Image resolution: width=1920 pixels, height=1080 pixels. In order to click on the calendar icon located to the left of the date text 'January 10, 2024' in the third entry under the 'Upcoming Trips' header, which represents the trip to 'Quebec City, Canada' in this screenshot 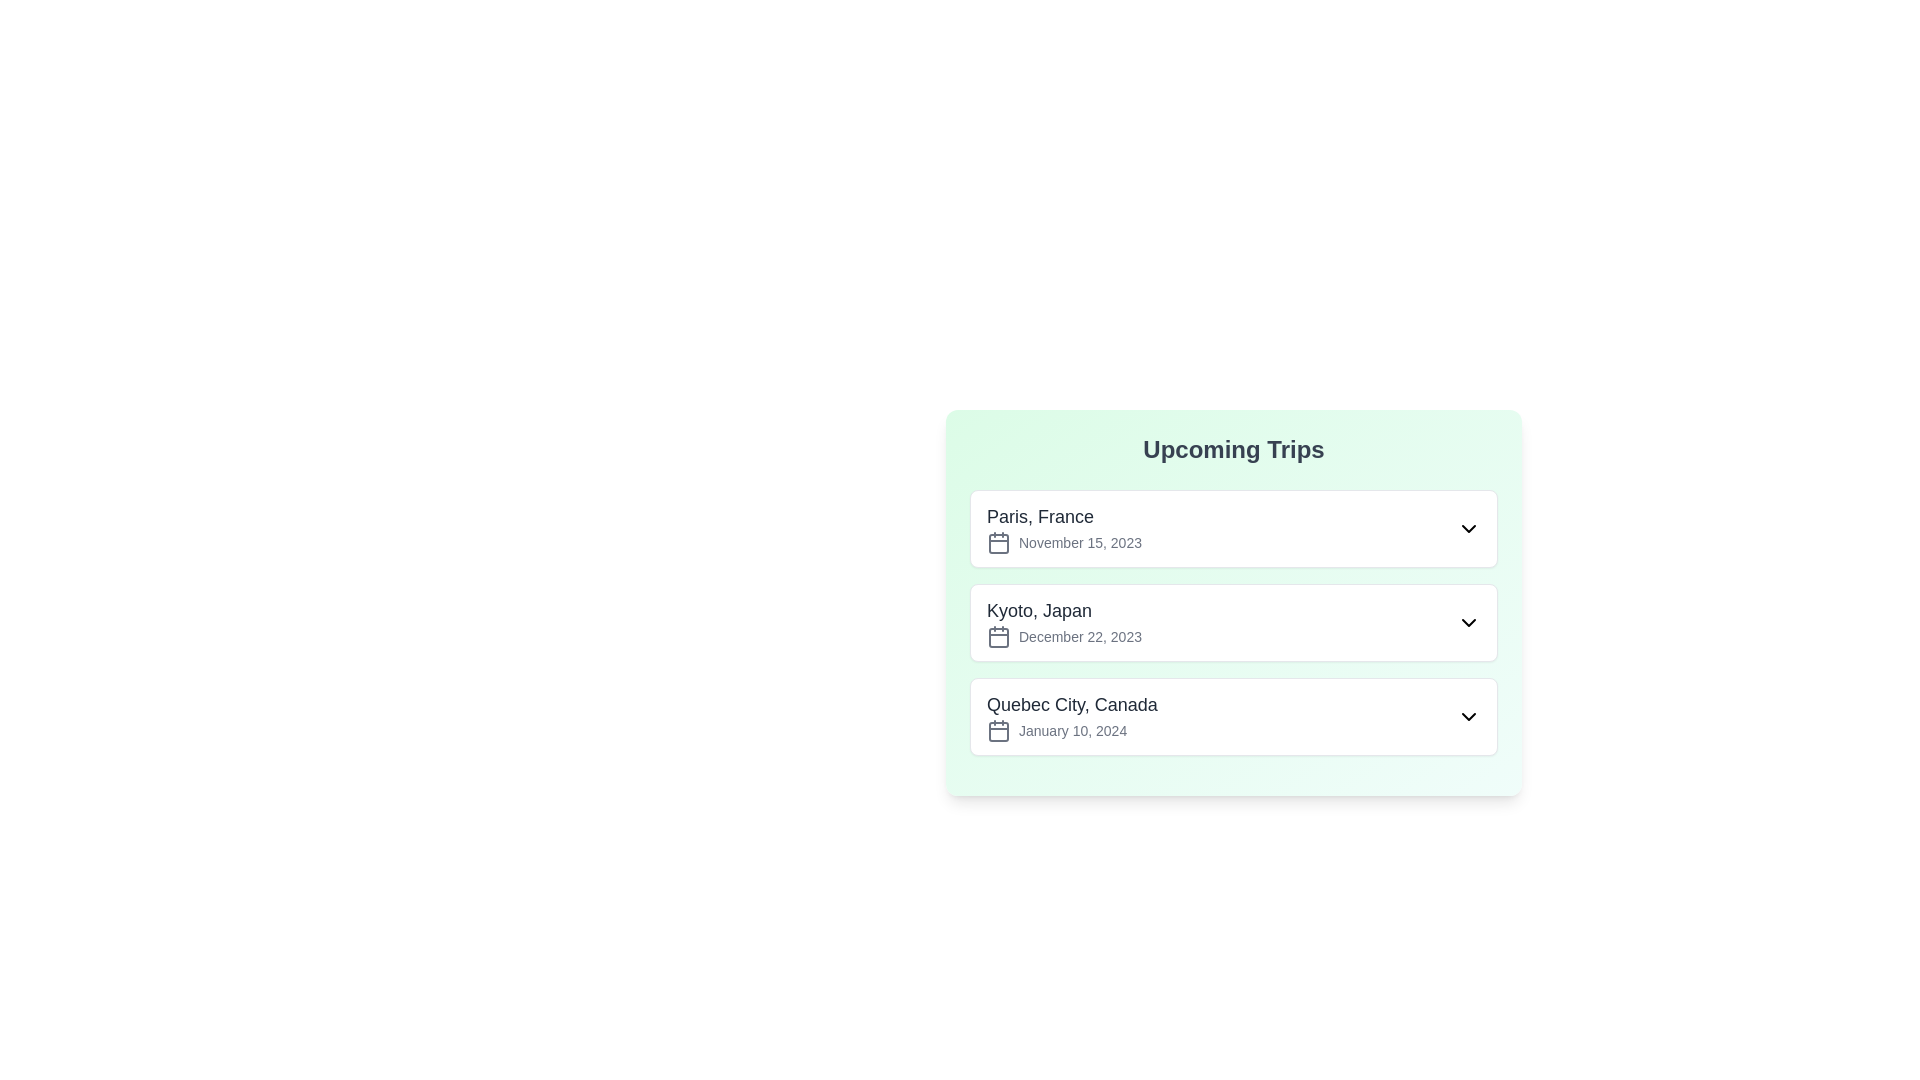, I will do `click(998, 731)`.